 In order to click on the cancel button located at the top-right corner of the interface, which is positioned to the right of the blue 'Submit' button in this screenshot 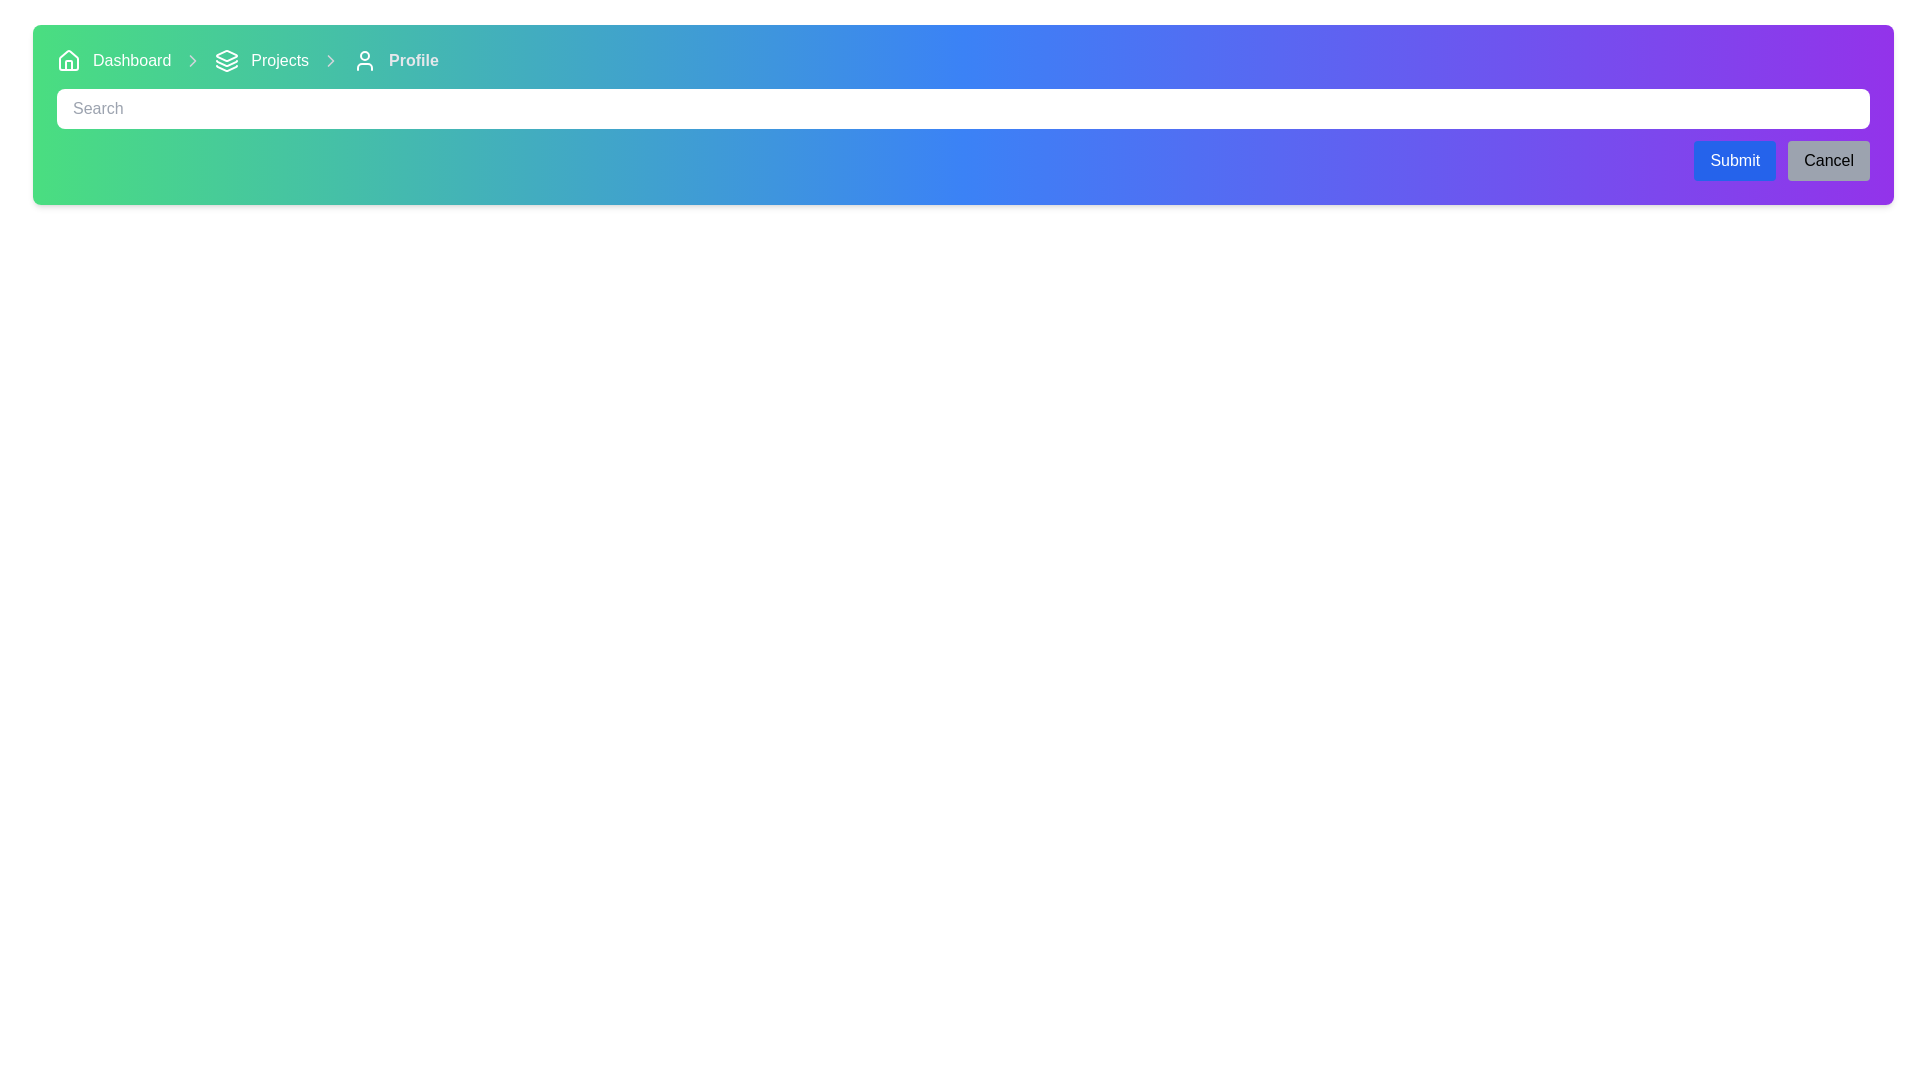, I will do `click(1829, 160)`.